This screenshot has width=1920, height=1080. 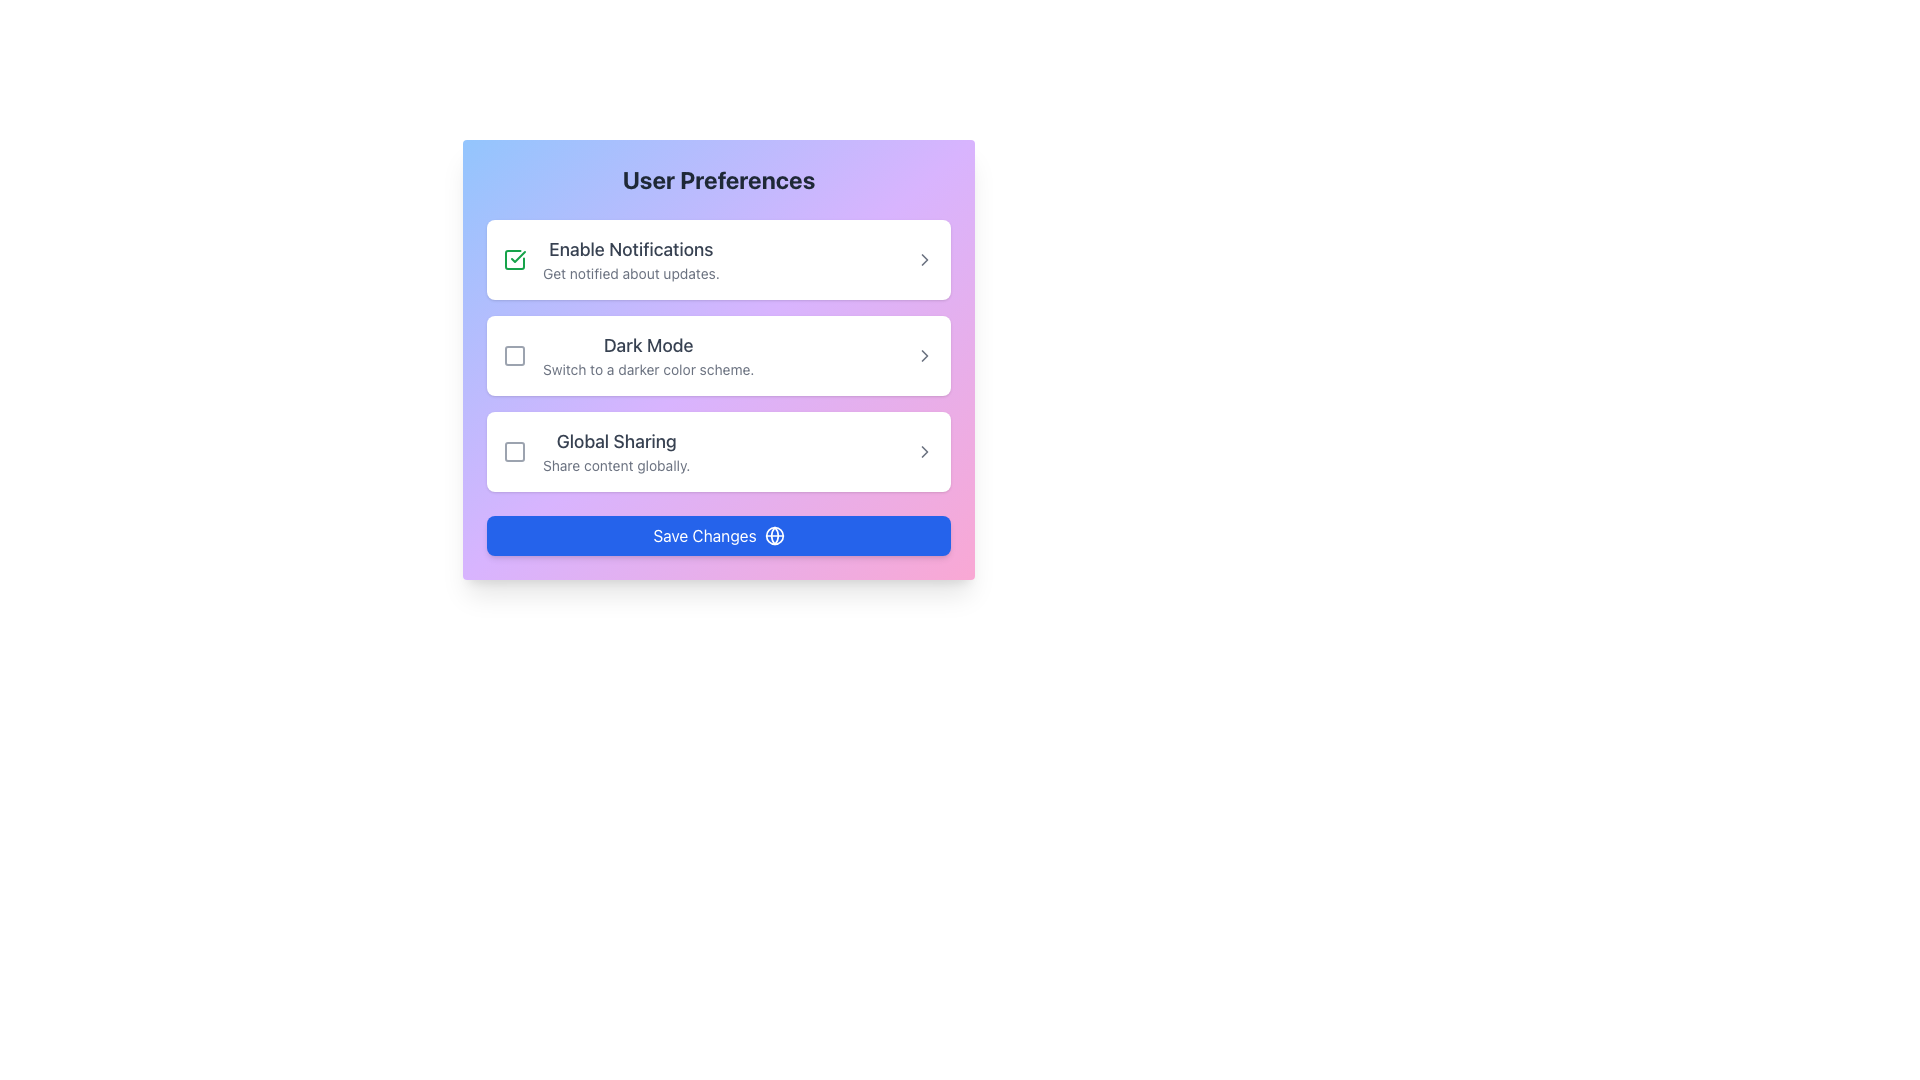 What do you see at coordinates (514, 258) in the screenshot?
I see `the checkbox located on the left side of the 'Enable Notifications' label` at bounding box center [514, 258].